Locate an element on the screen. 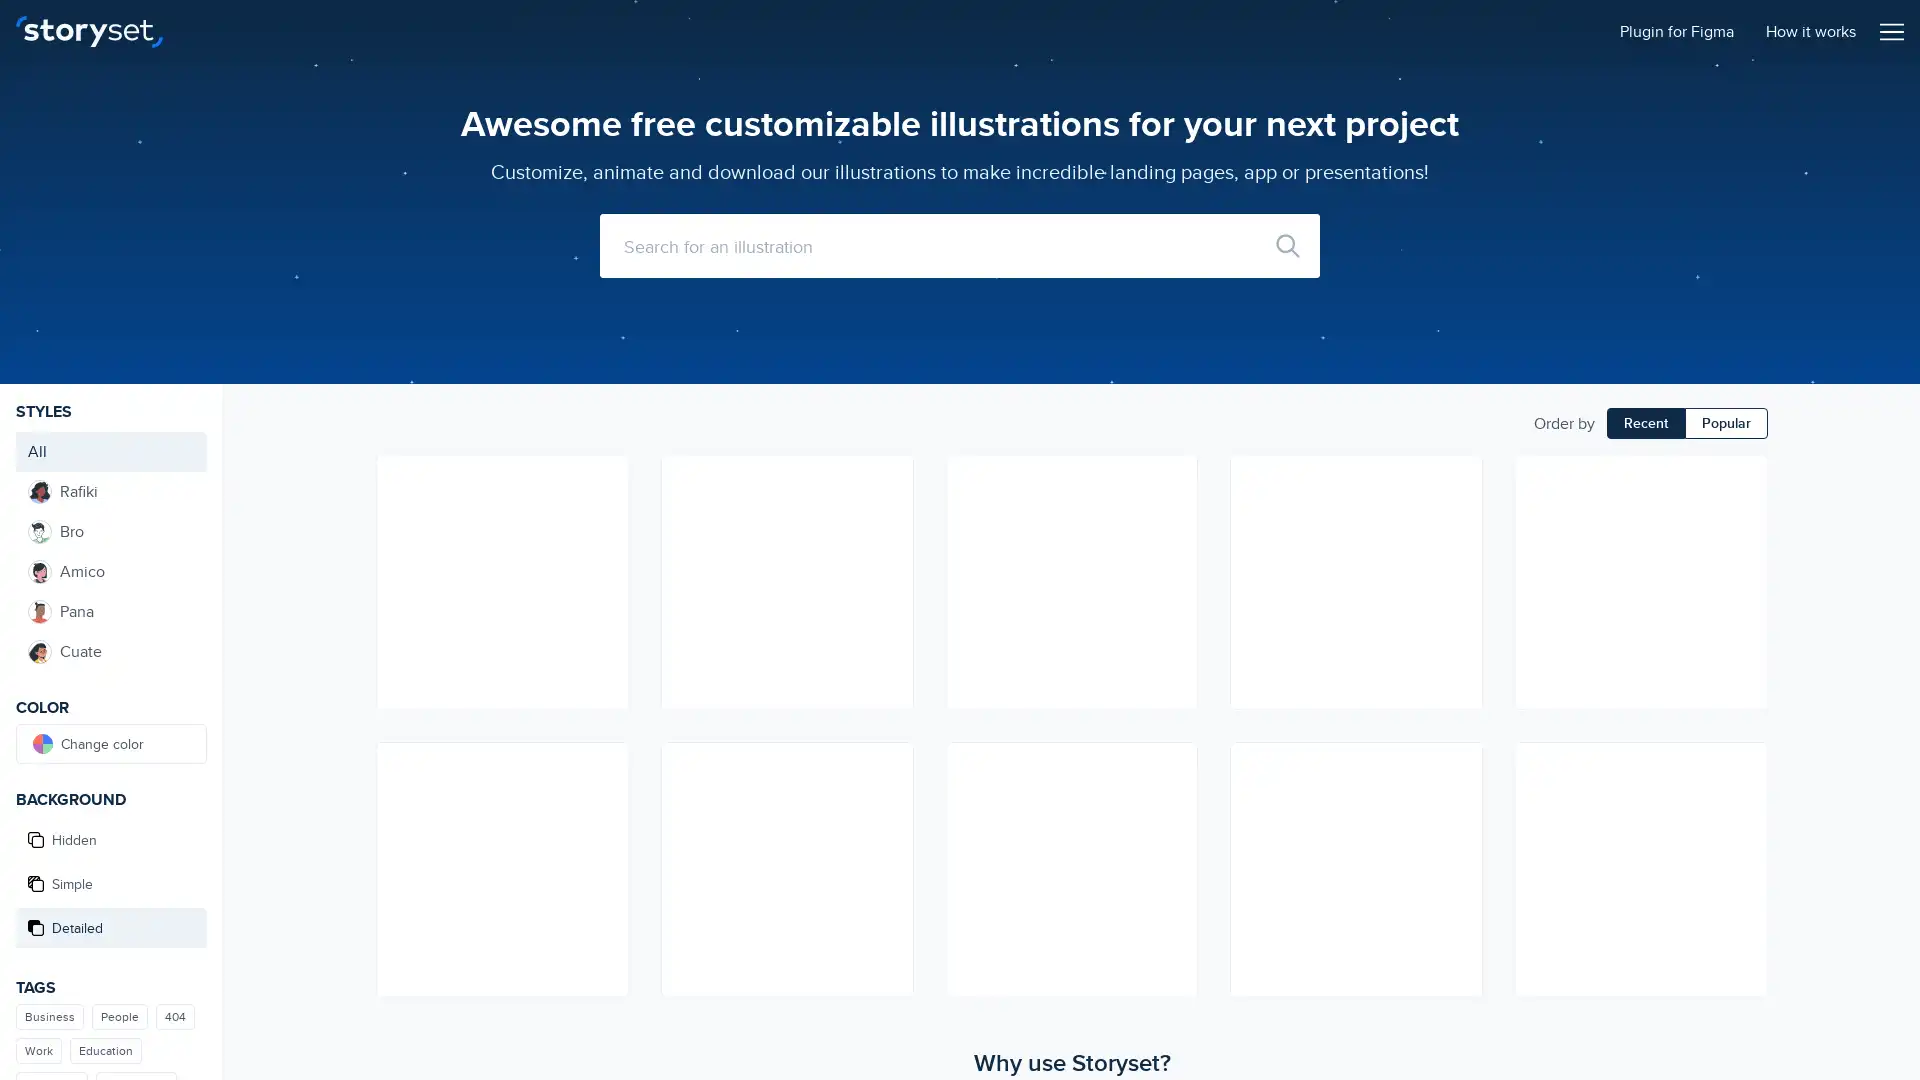  download icon Download is located at coordinates (602, 801).